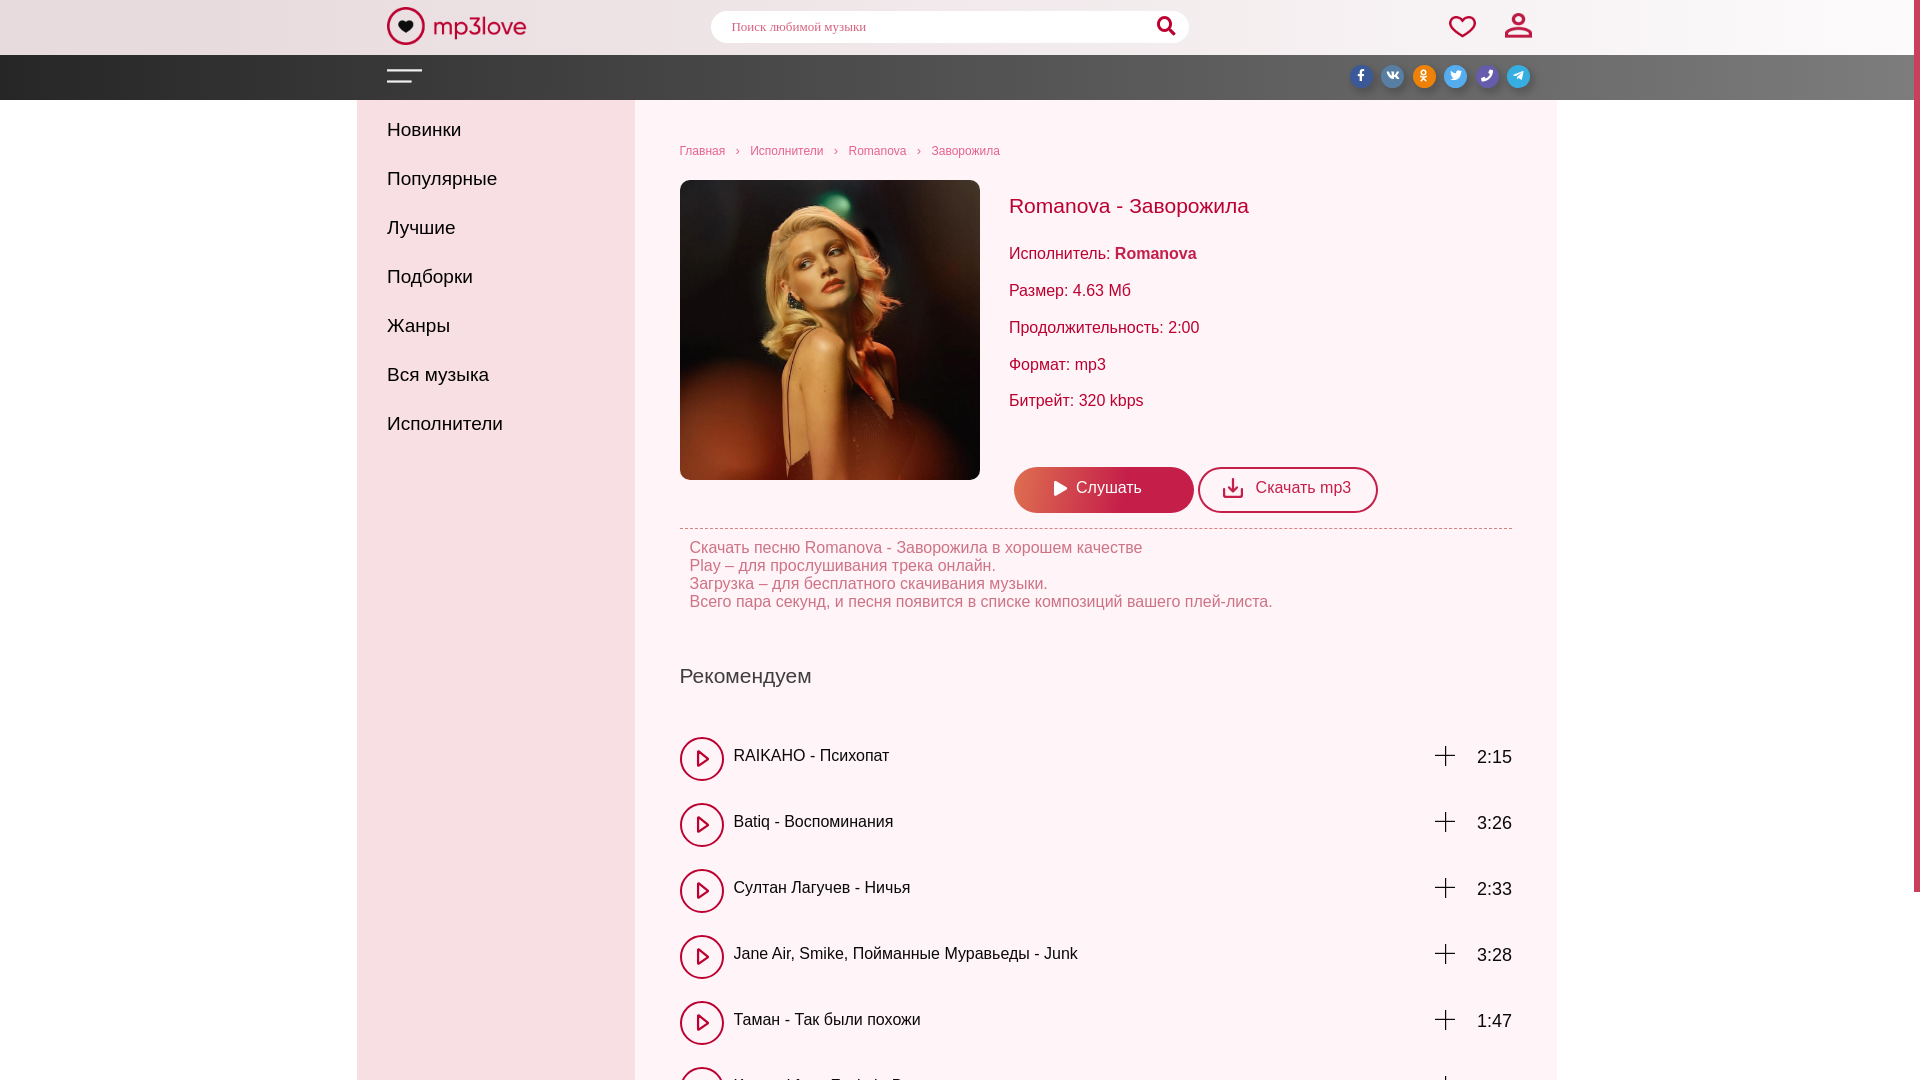  Describe the element at coordinates (877, 149) in the screenshot. I see `'Romanova'` at that location.